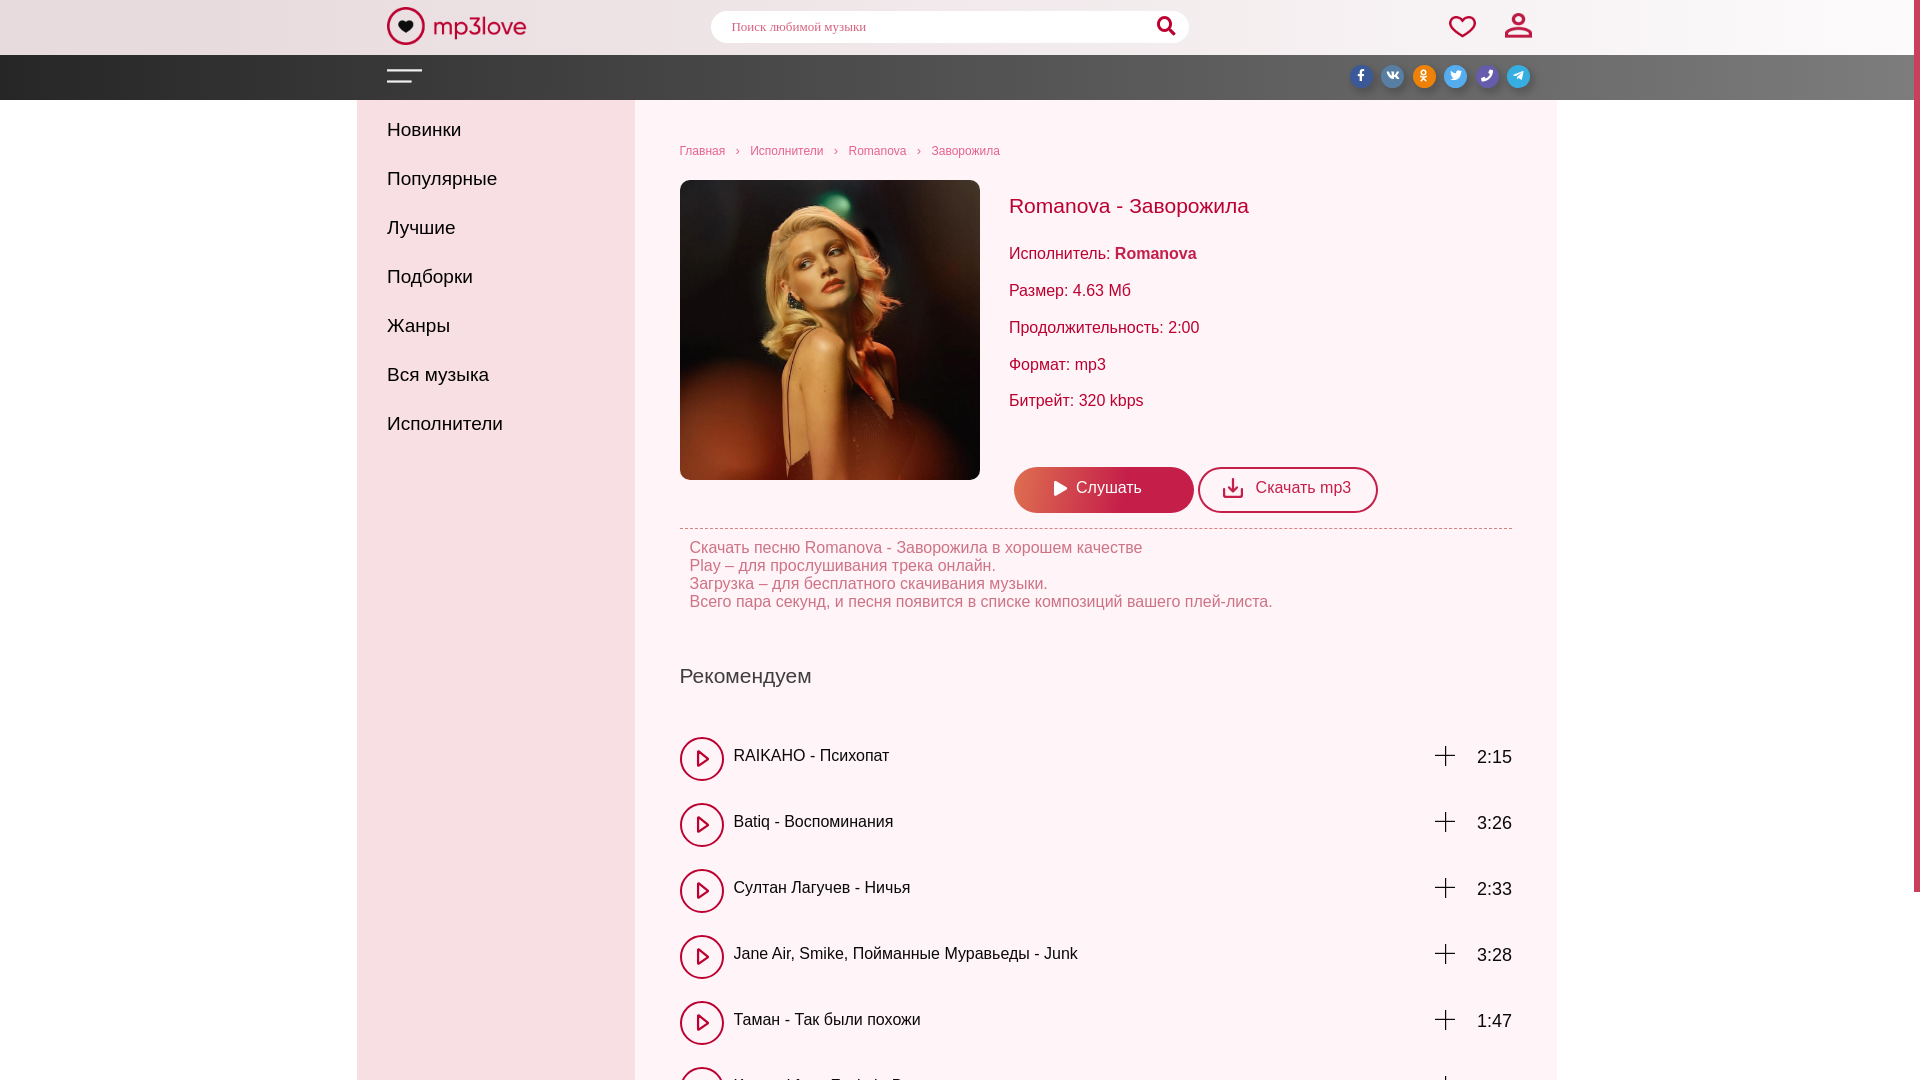  Describe the element at coordinates (877, 149) in the screenshot. I see `'Romanova'` at that location.